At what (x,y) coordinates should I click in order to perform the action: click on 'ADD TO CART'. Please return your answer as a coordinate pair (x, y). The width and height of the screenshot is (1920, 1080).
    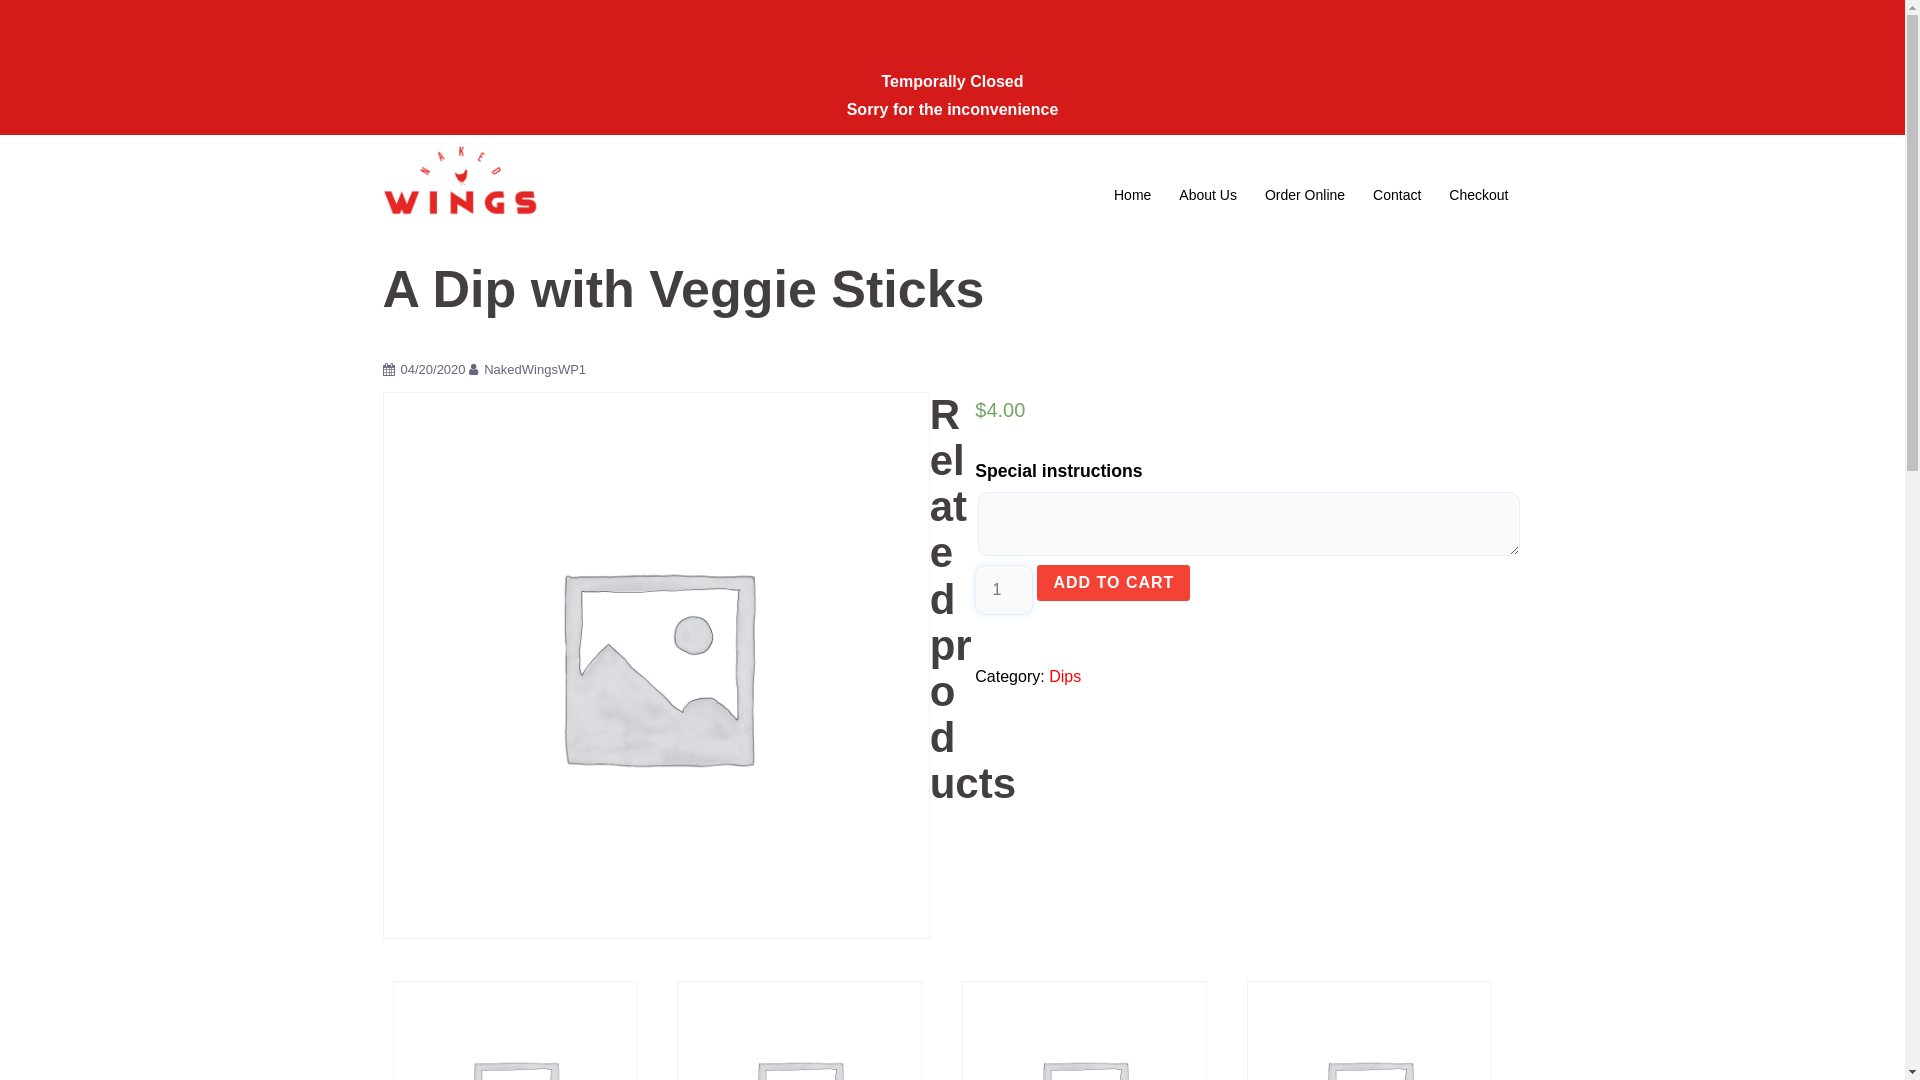
    Looking at the image, I should click on (1112, 582).